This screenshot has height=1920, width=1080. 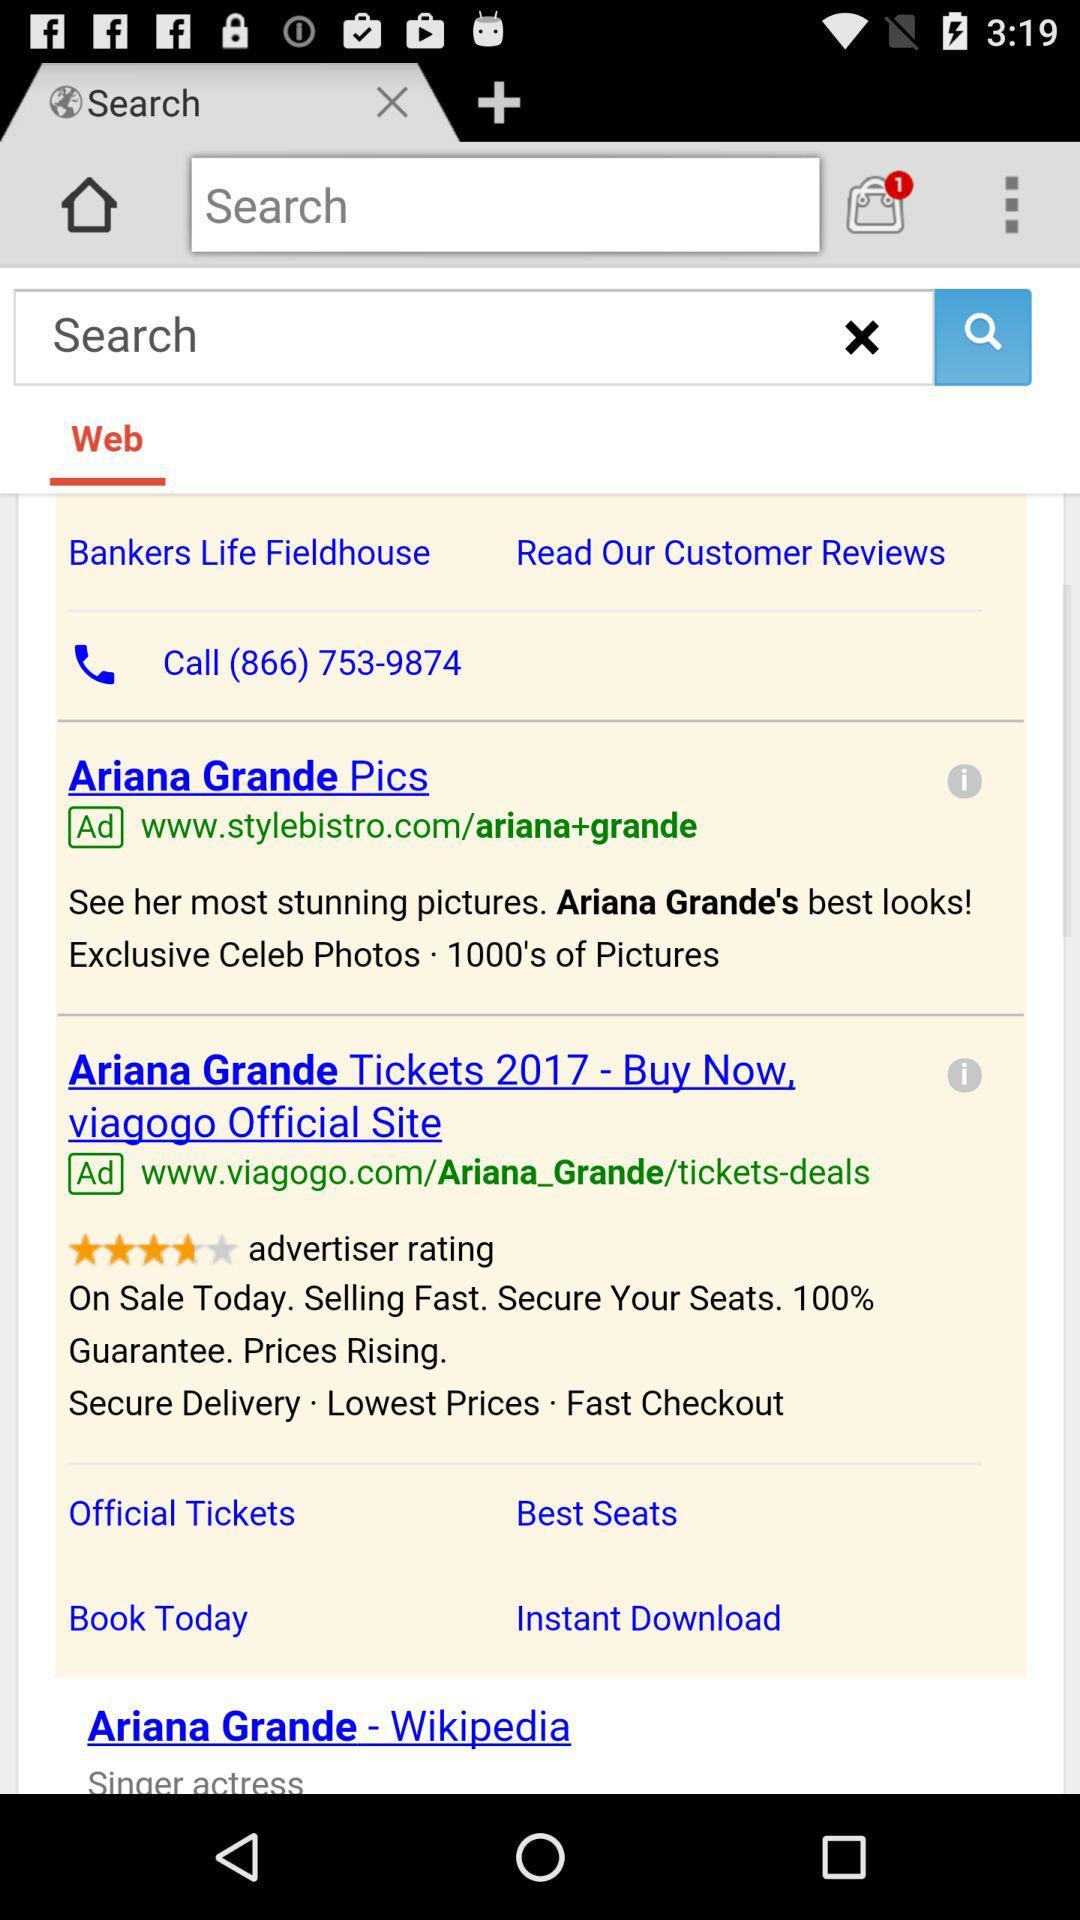 I want to click on the add icon, so click(x=498, y=108).